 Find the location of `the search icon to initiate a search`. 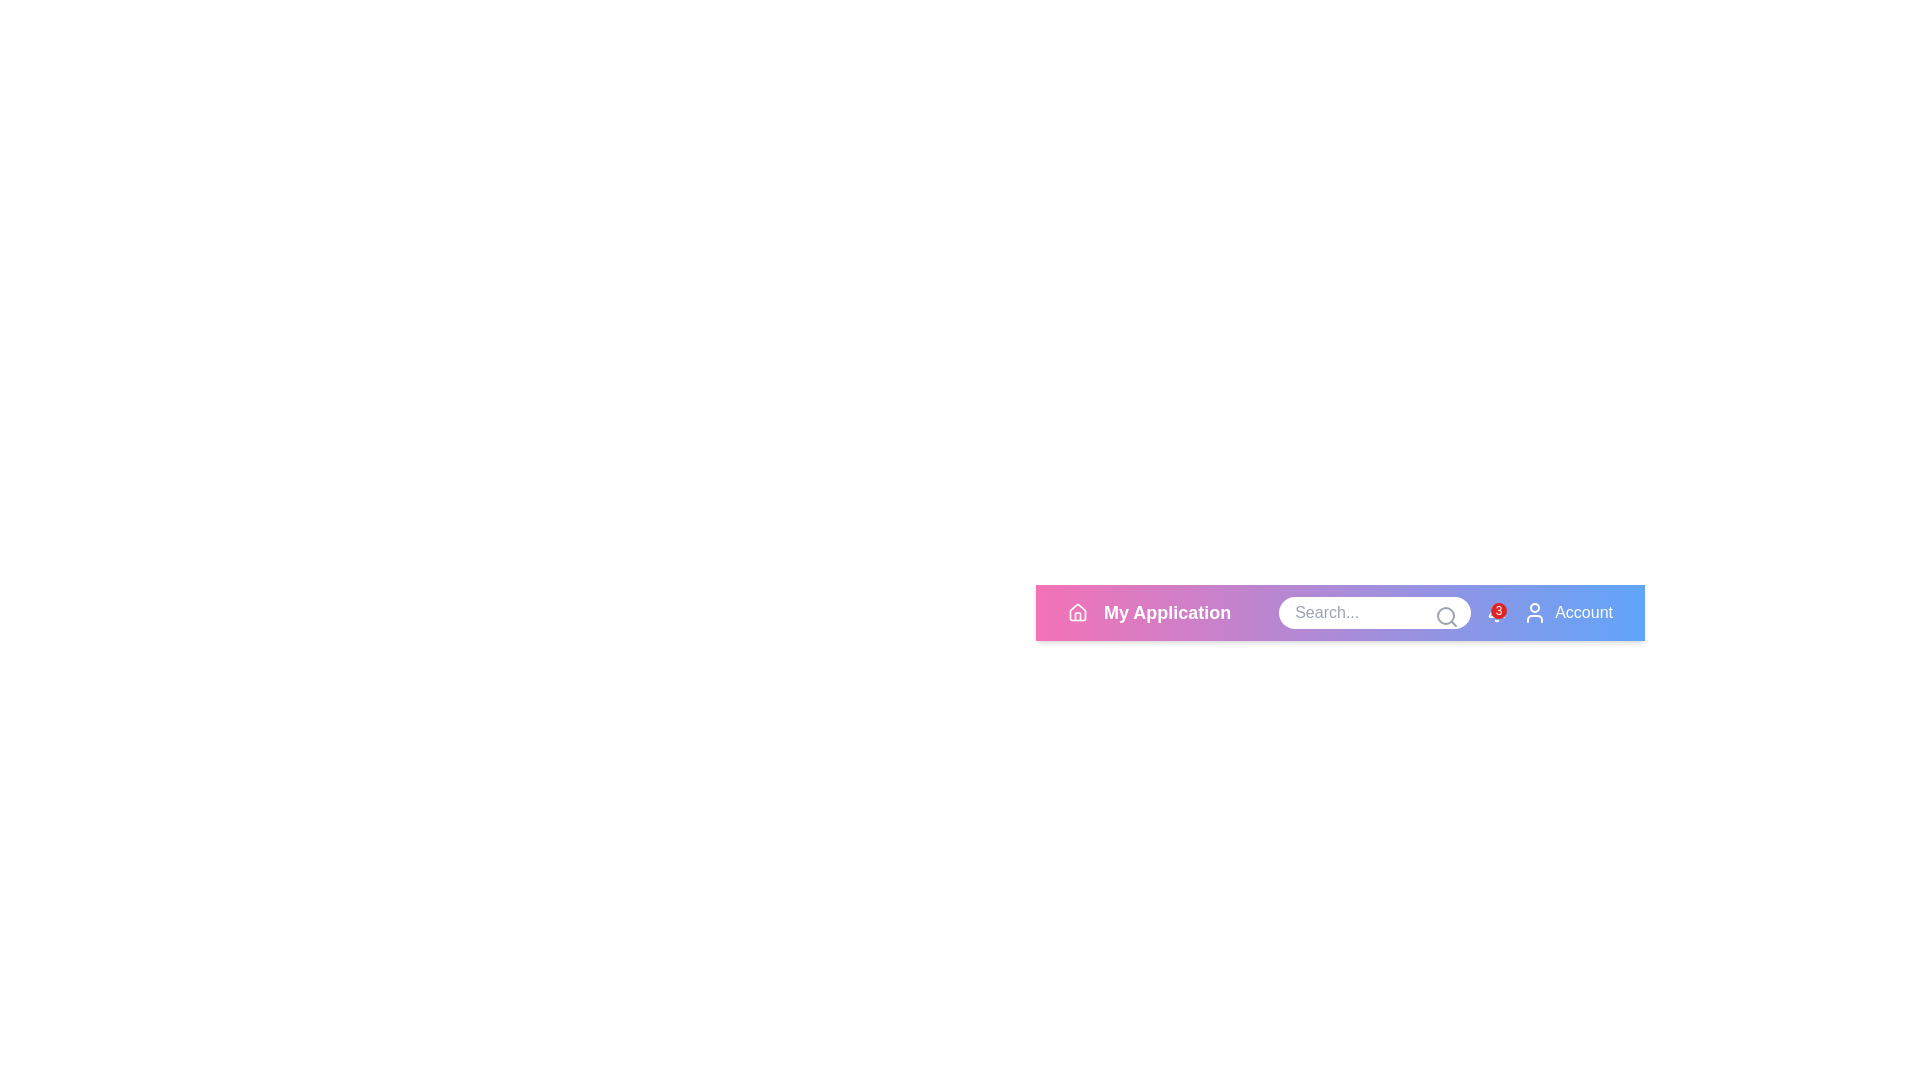

the search icon to initiate a search is located at coordinates (1446, 616).